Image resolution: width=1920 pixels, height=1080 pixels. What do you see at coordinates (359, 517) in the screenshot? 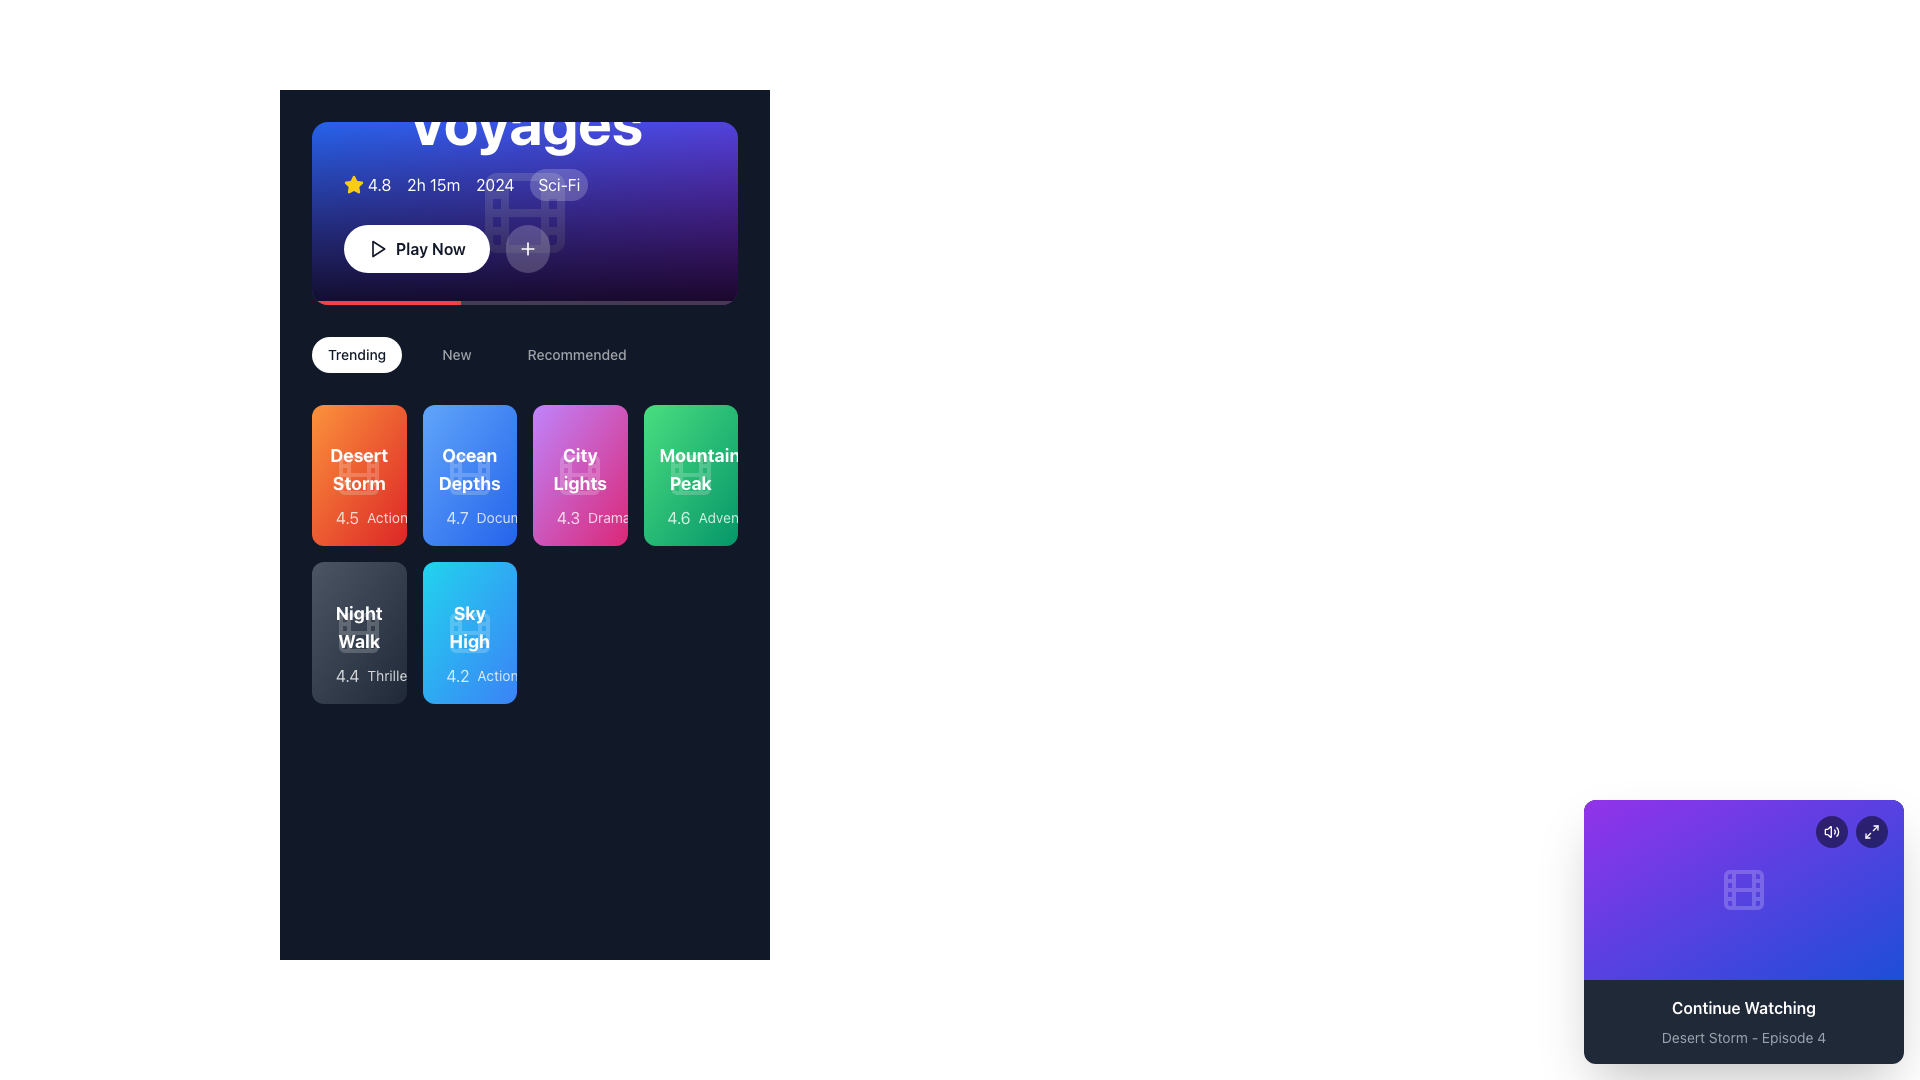
I see `the star icon associated with the rating of '4.5 stars' located in the bottom section of the 'Desert Storm' card in the 'Trending' category` at bounding box center [359, 517].